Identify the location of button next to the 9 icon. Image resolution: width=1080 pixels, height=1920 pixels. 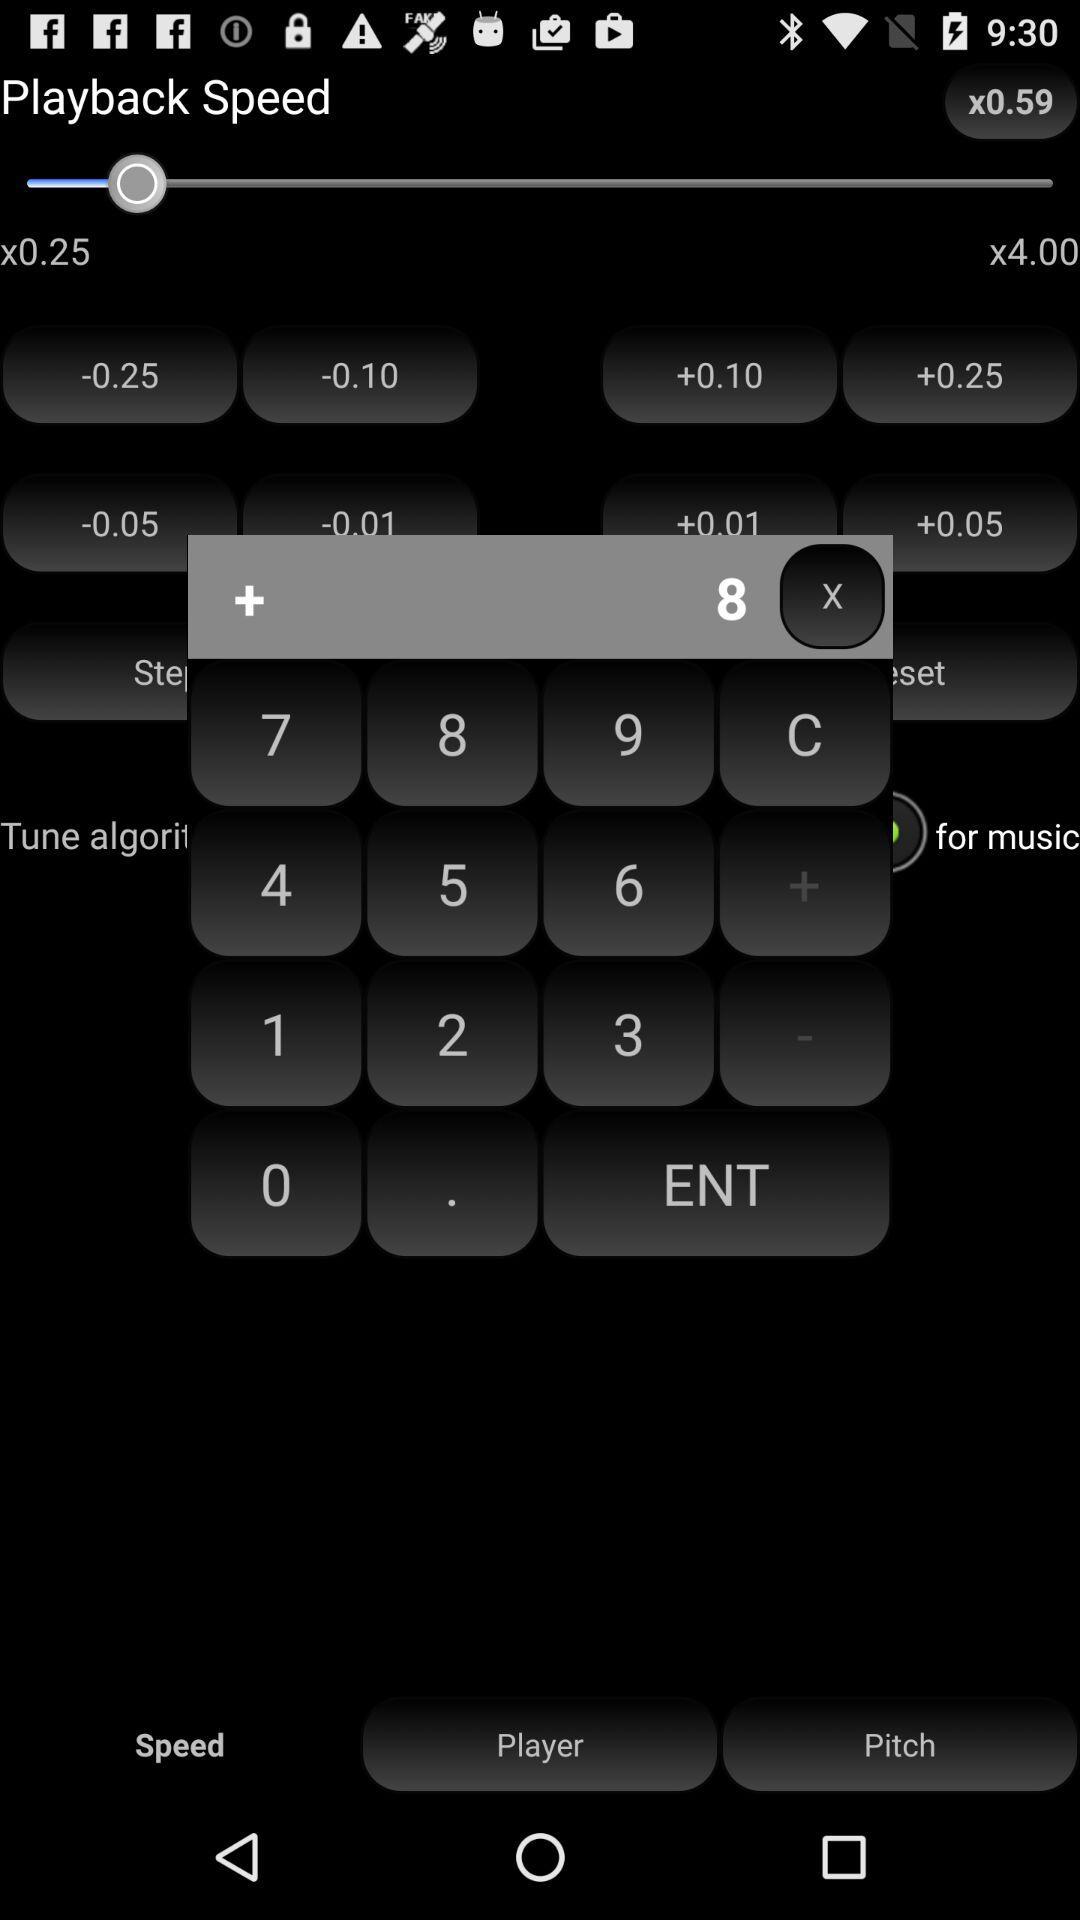
(803, 882).